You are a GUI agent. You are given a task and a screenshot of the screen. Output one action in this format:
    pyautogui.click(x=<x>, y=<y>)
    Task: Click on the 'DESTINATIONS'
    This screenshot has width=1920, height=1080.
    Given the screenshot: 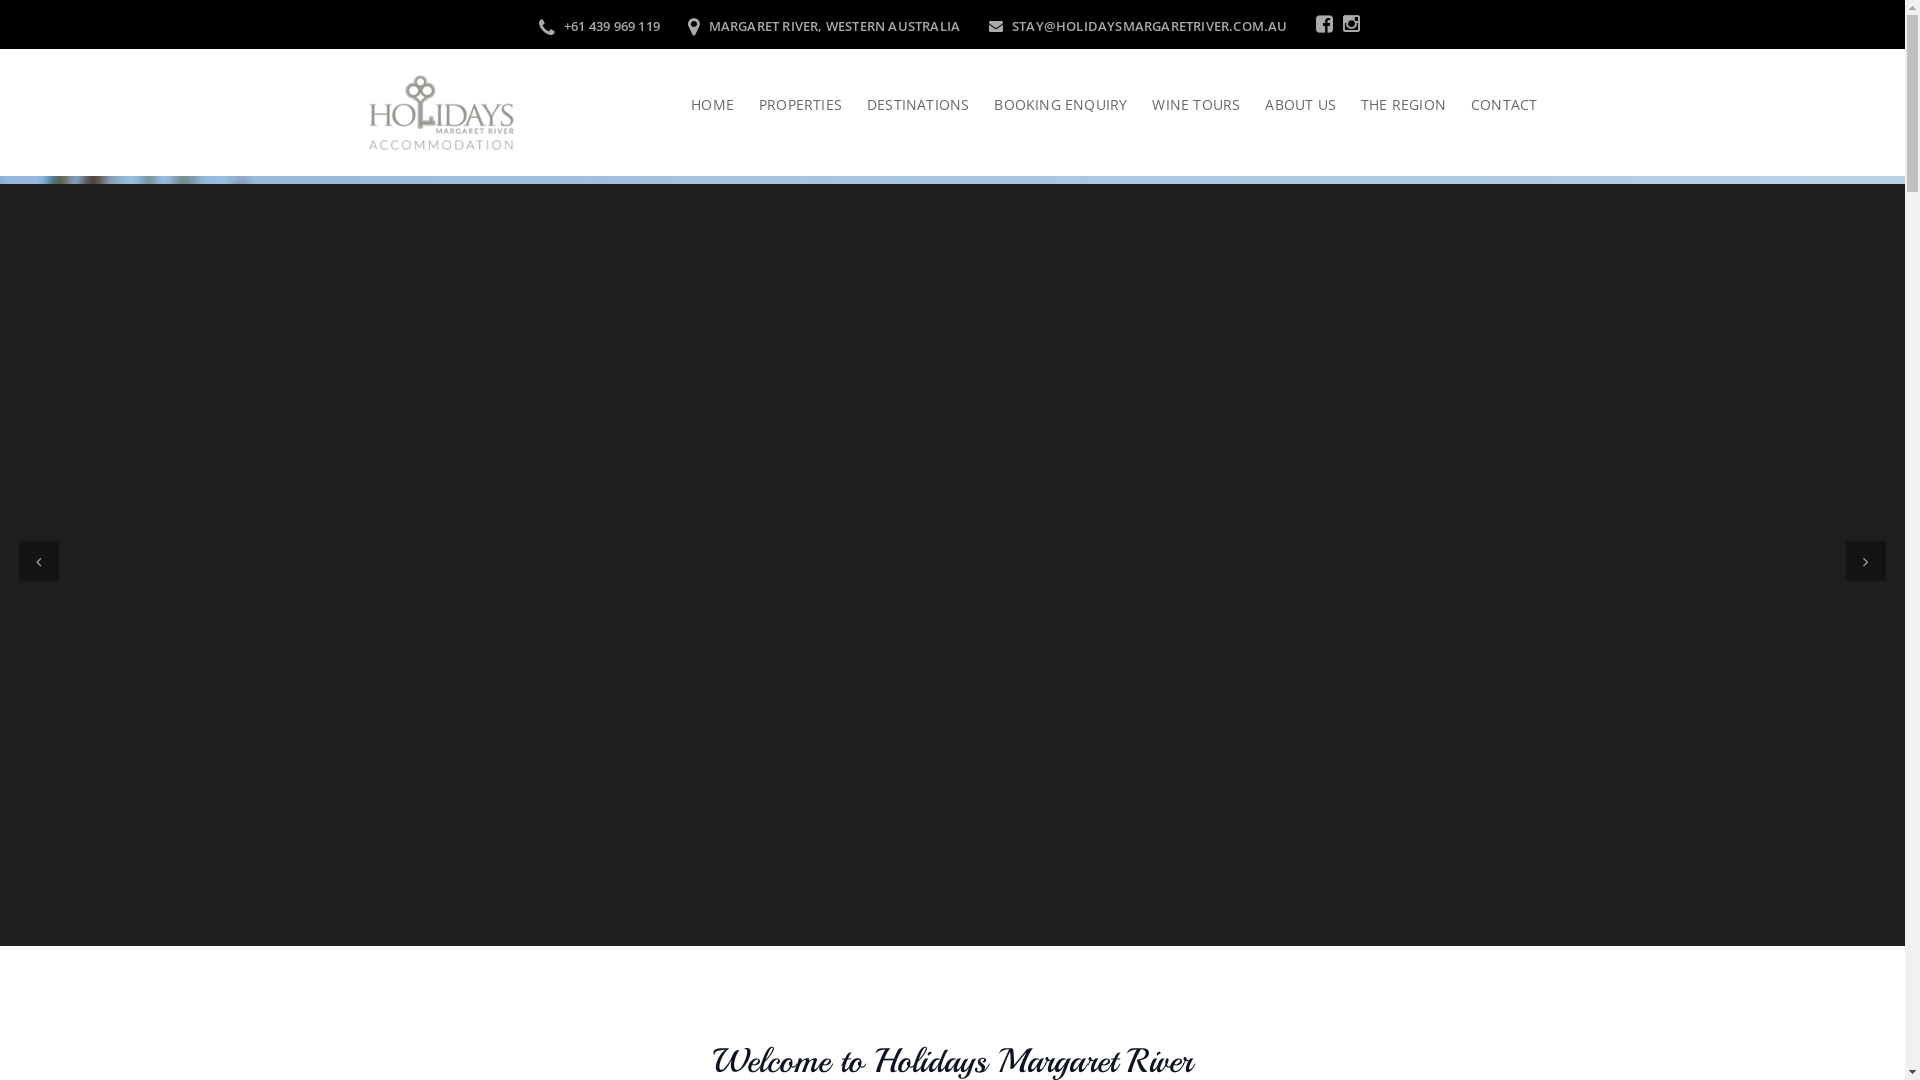 What is the action you would take?
    pyautogui.click(x=841, y=104)
    